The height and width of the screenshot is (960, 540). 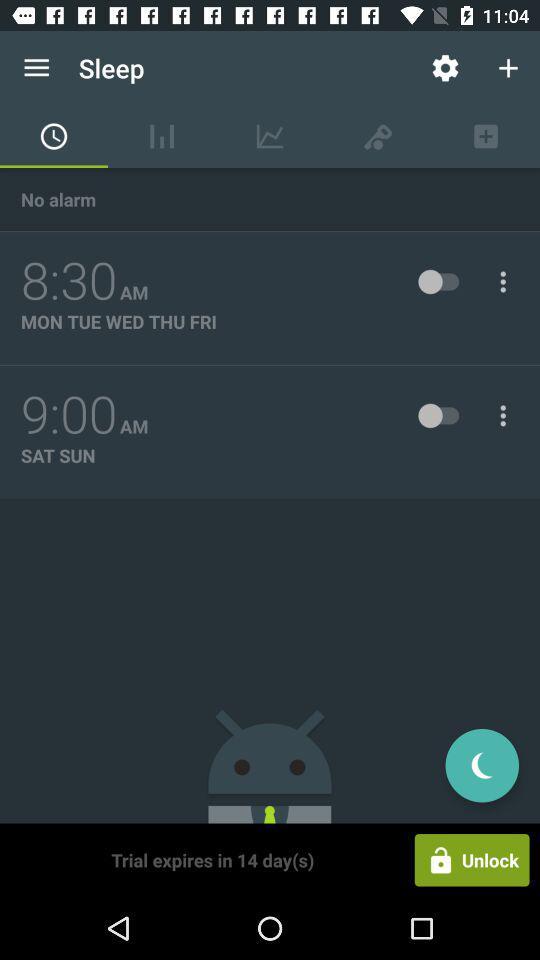 I want to click on icon to the right of the sleep app, so click(x=445, y=68).